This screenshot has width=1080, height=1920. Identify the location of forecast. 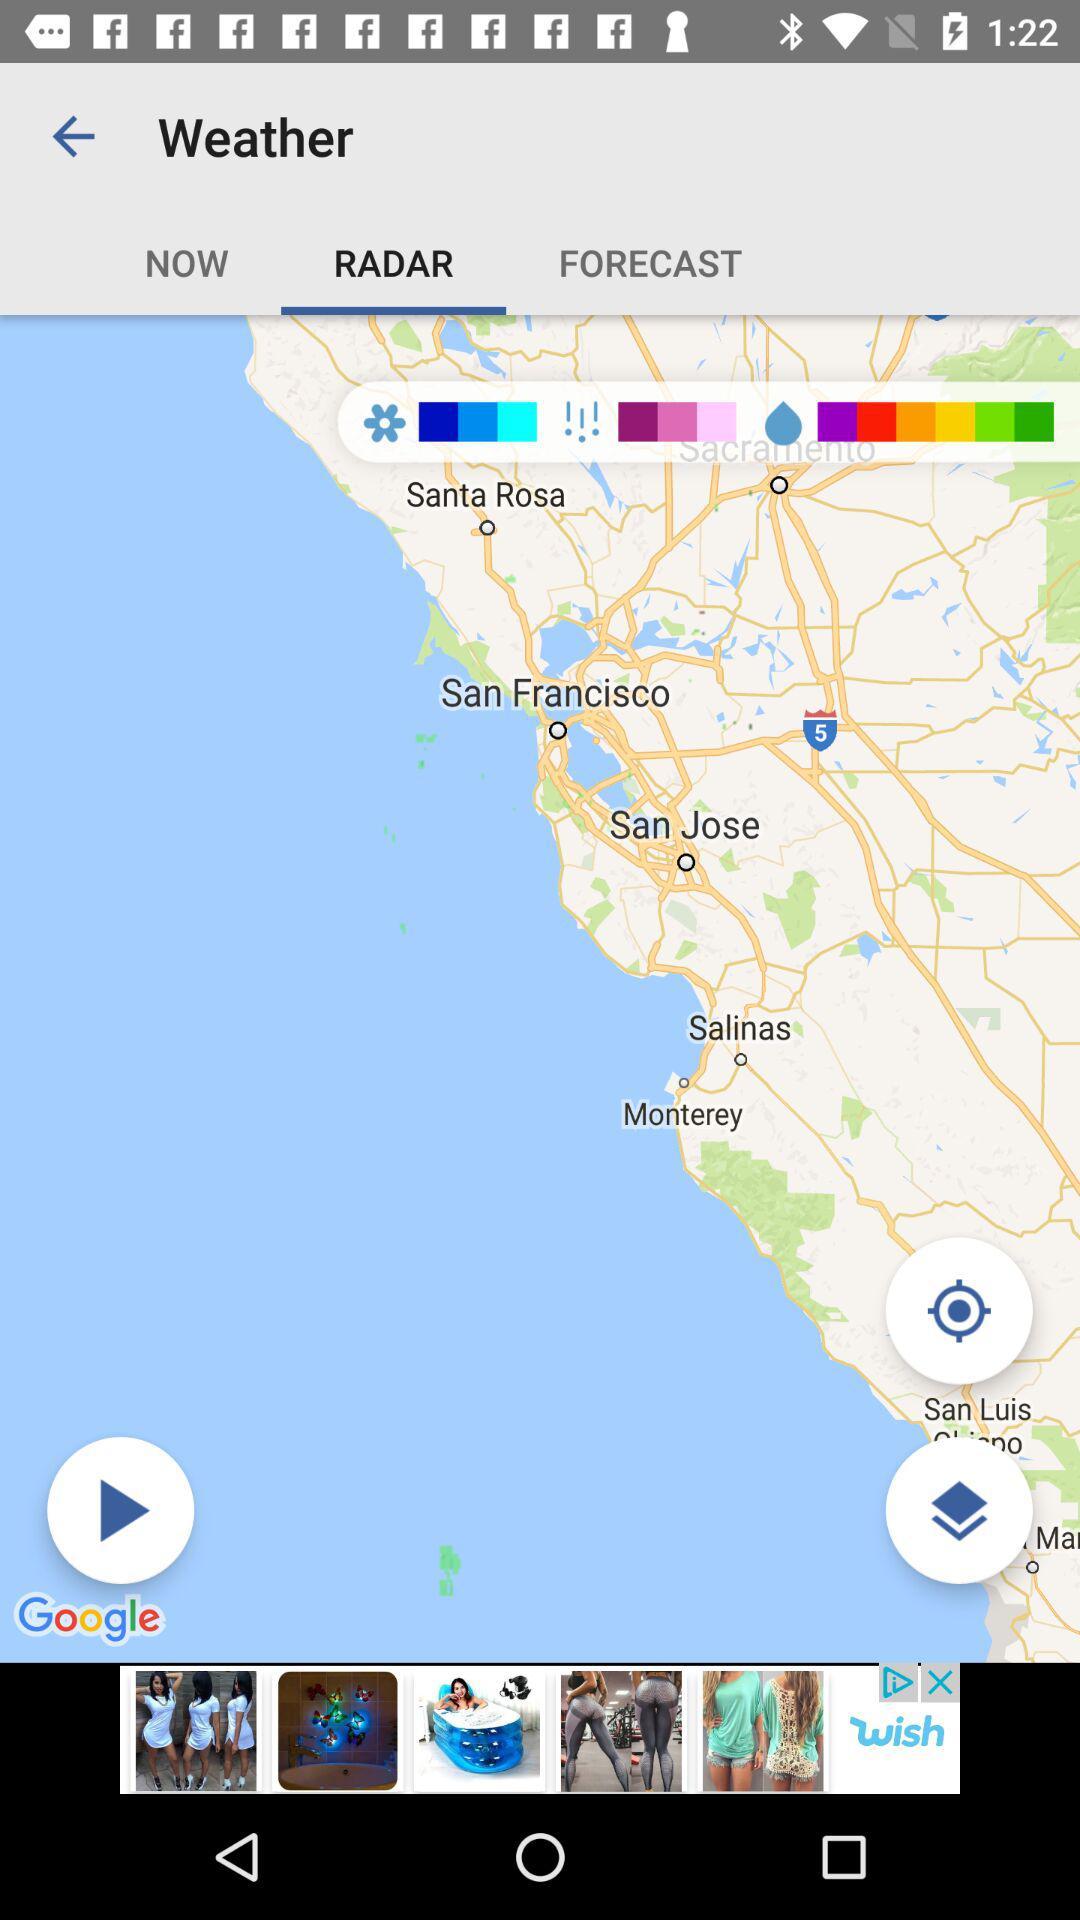
(120, 1510).